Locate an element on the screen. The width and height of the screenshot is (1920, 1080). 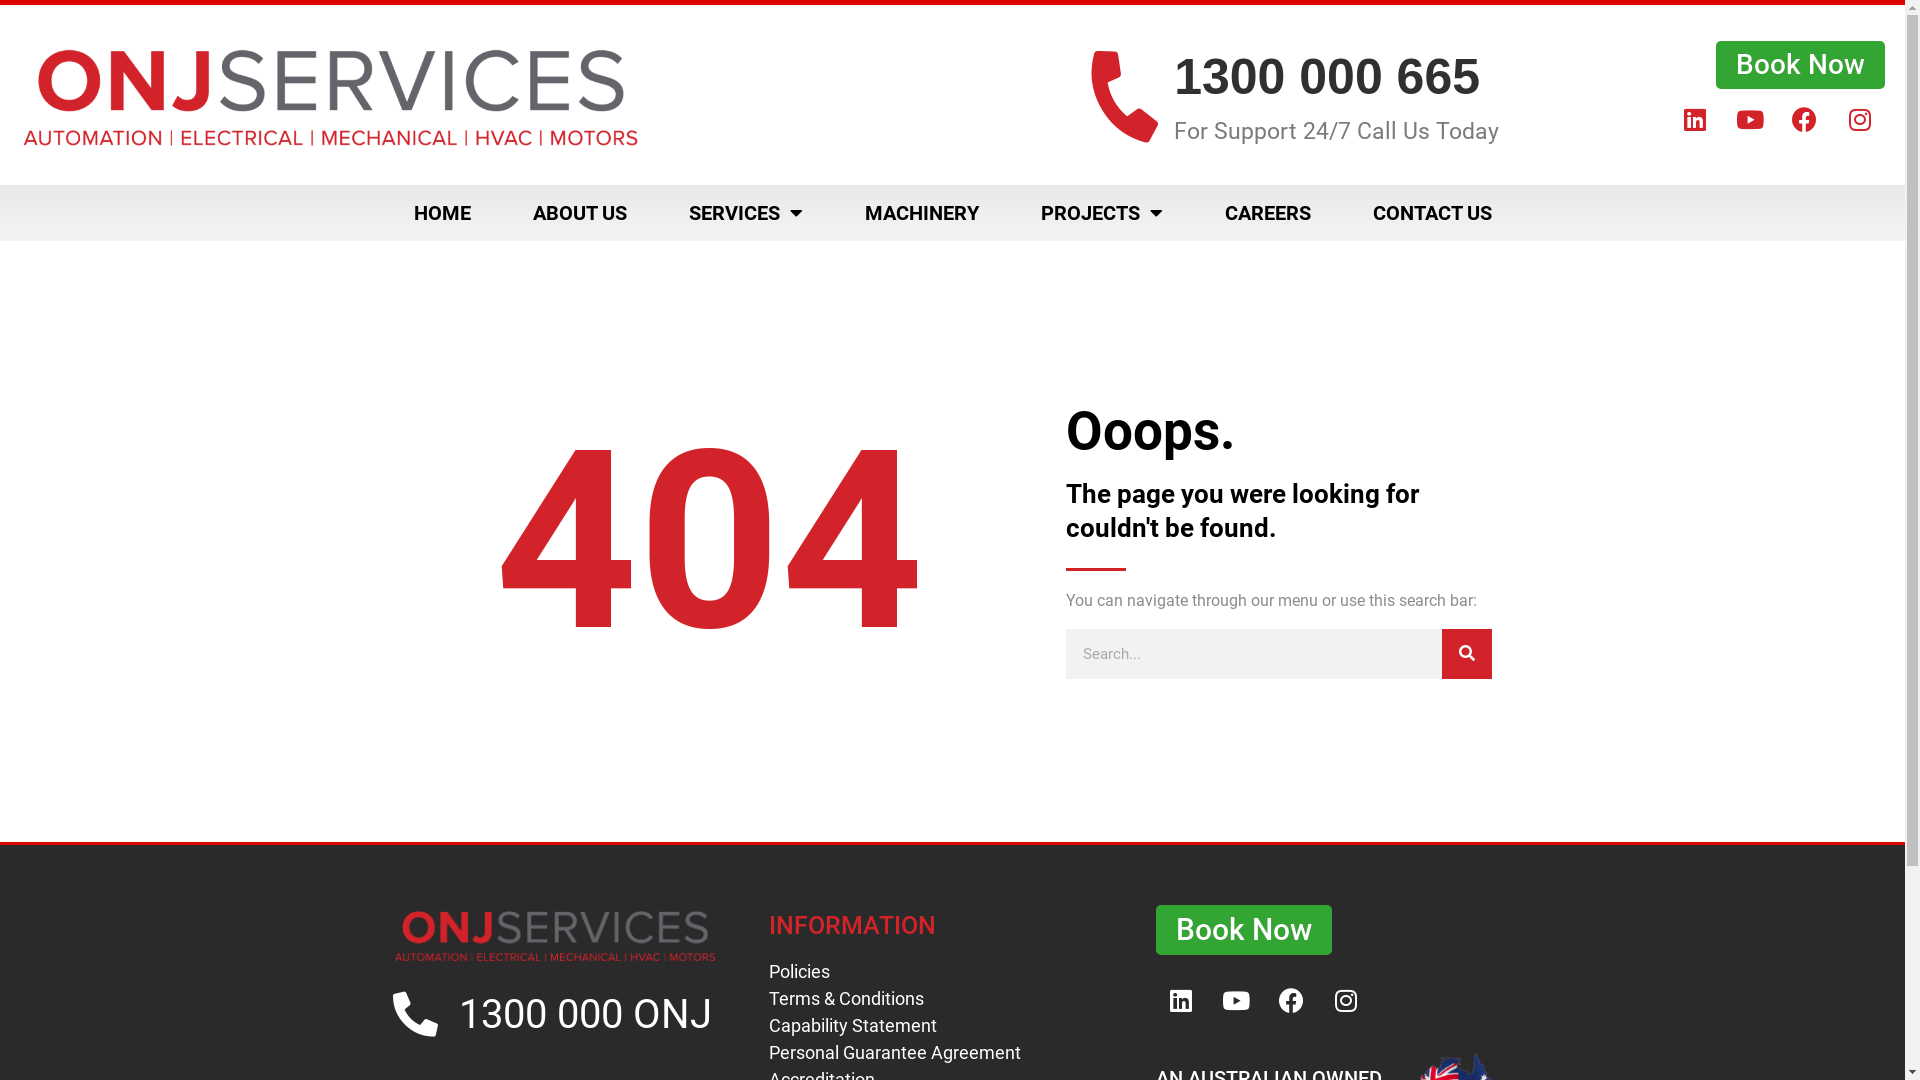
'MACHINERY' is located at coordinates (920, 212).